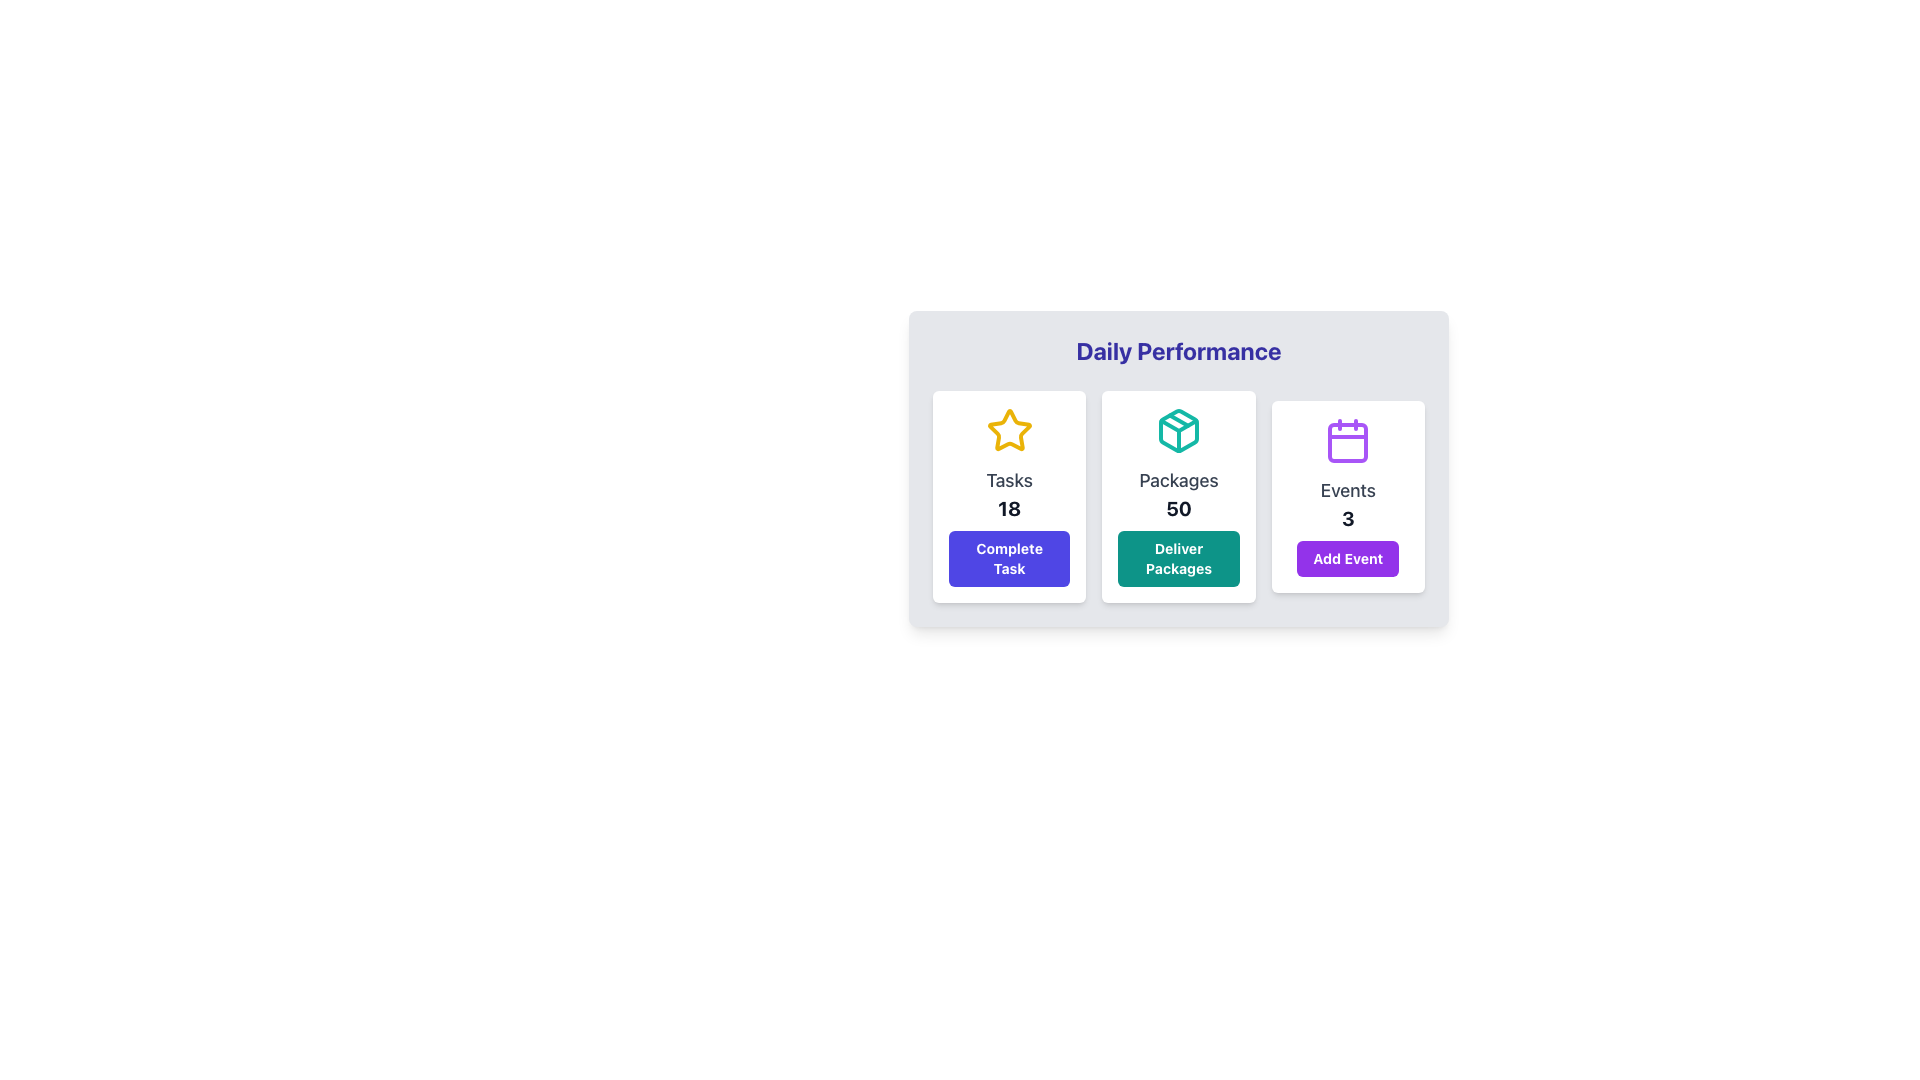 The width and height of the screenshot is (1920, 1080). What do you see at coordinates (1009, 508) in the screenshot?
I see `the text label that displays the number of tasks associated with the 'Tasks' card, located directly below the 'Tasks' label in the 'Daily Performance' section` at bounding box center [1009, 508].